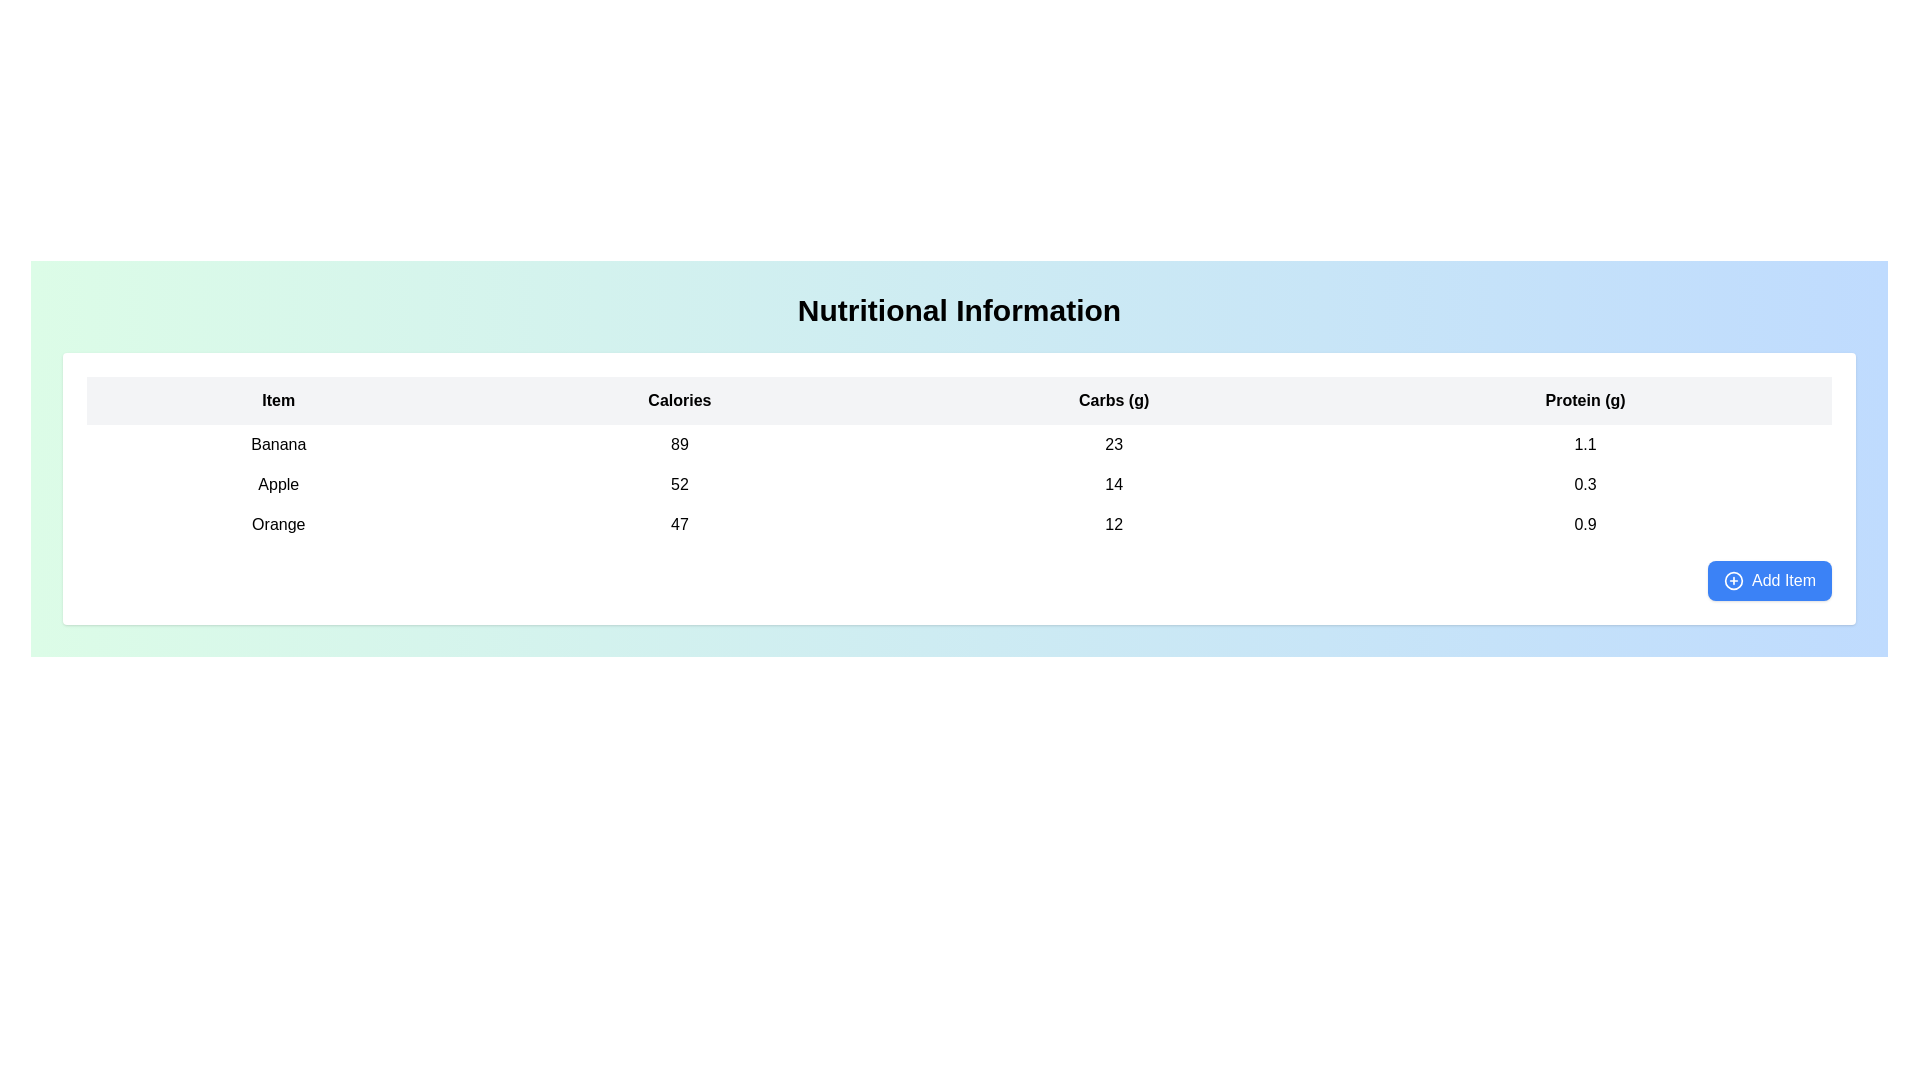 This screenshot has width=1920, height=1080. I want to click on the table cell displaying '12', so click(1113, 523).